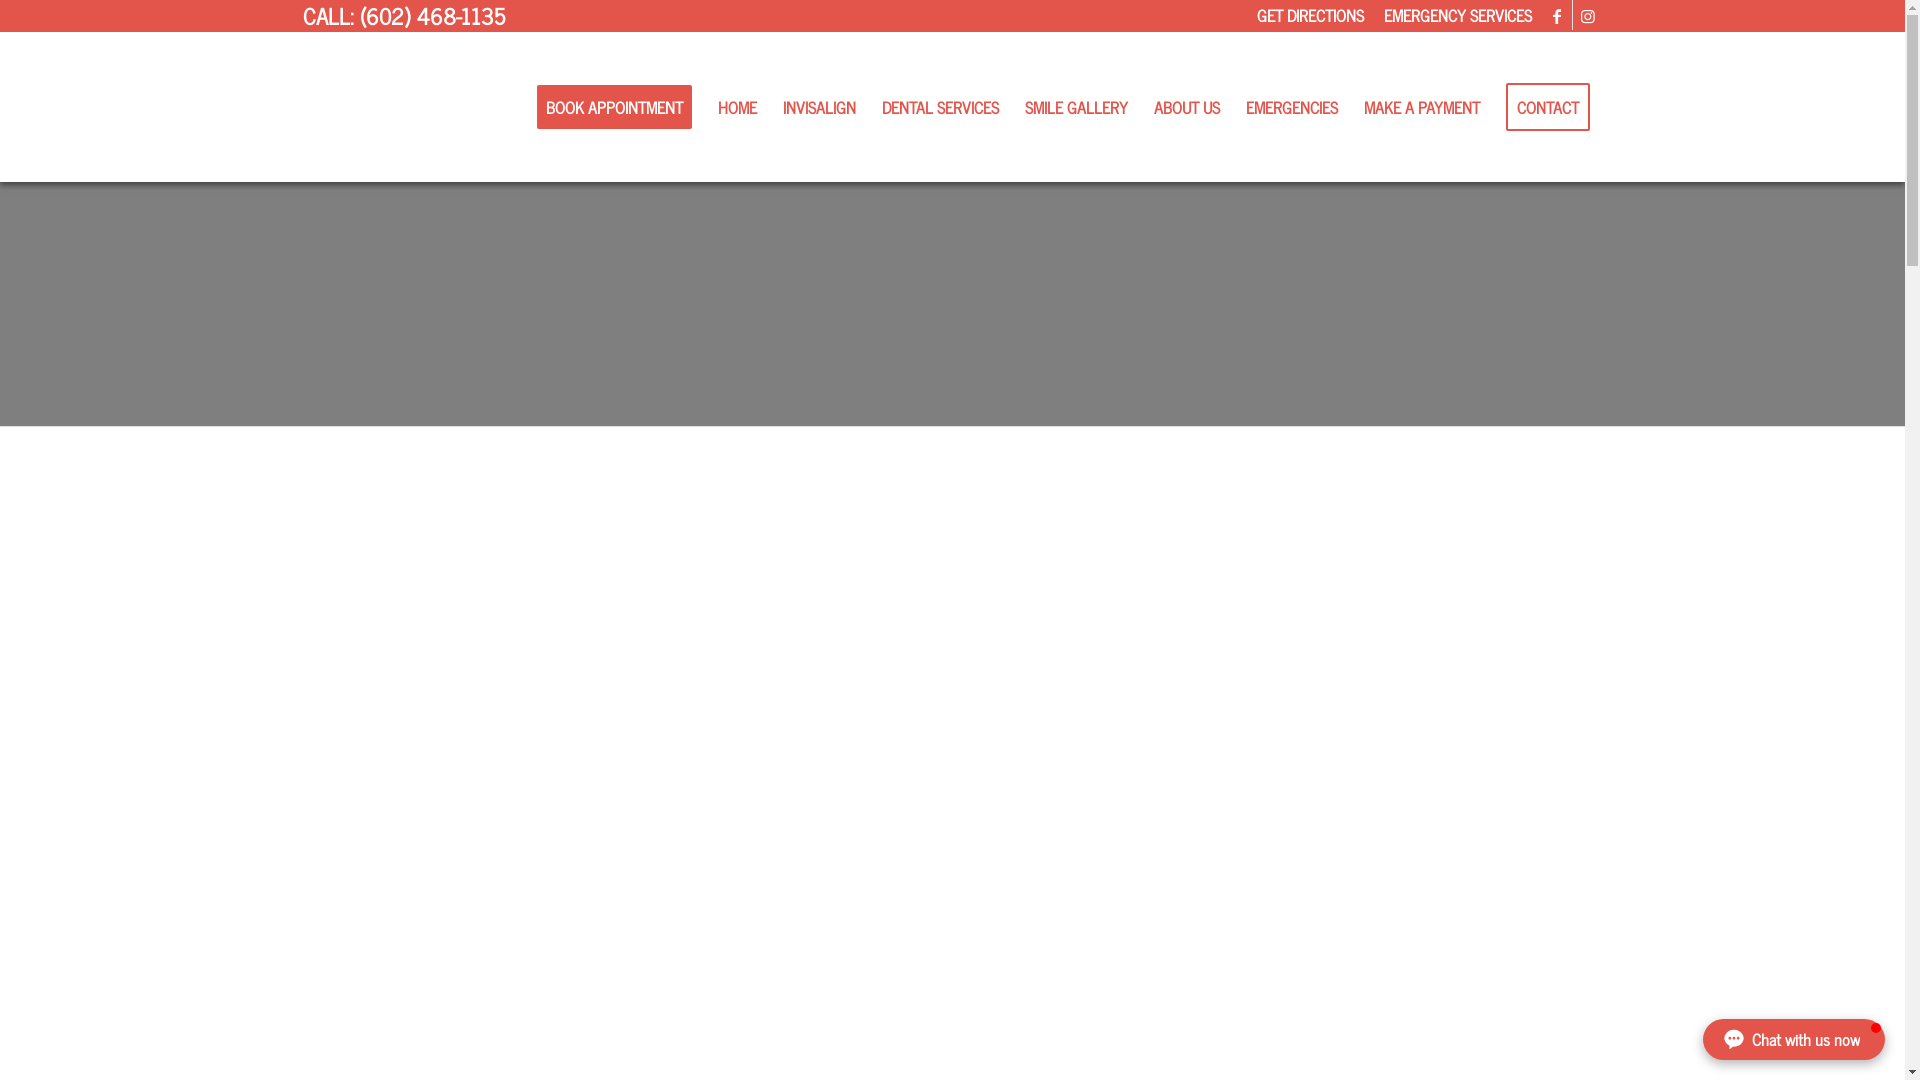 The width and height of the screenshot is (1920, 1080). I want to click on 'DENTAL SERVICES', so click(938, 107).